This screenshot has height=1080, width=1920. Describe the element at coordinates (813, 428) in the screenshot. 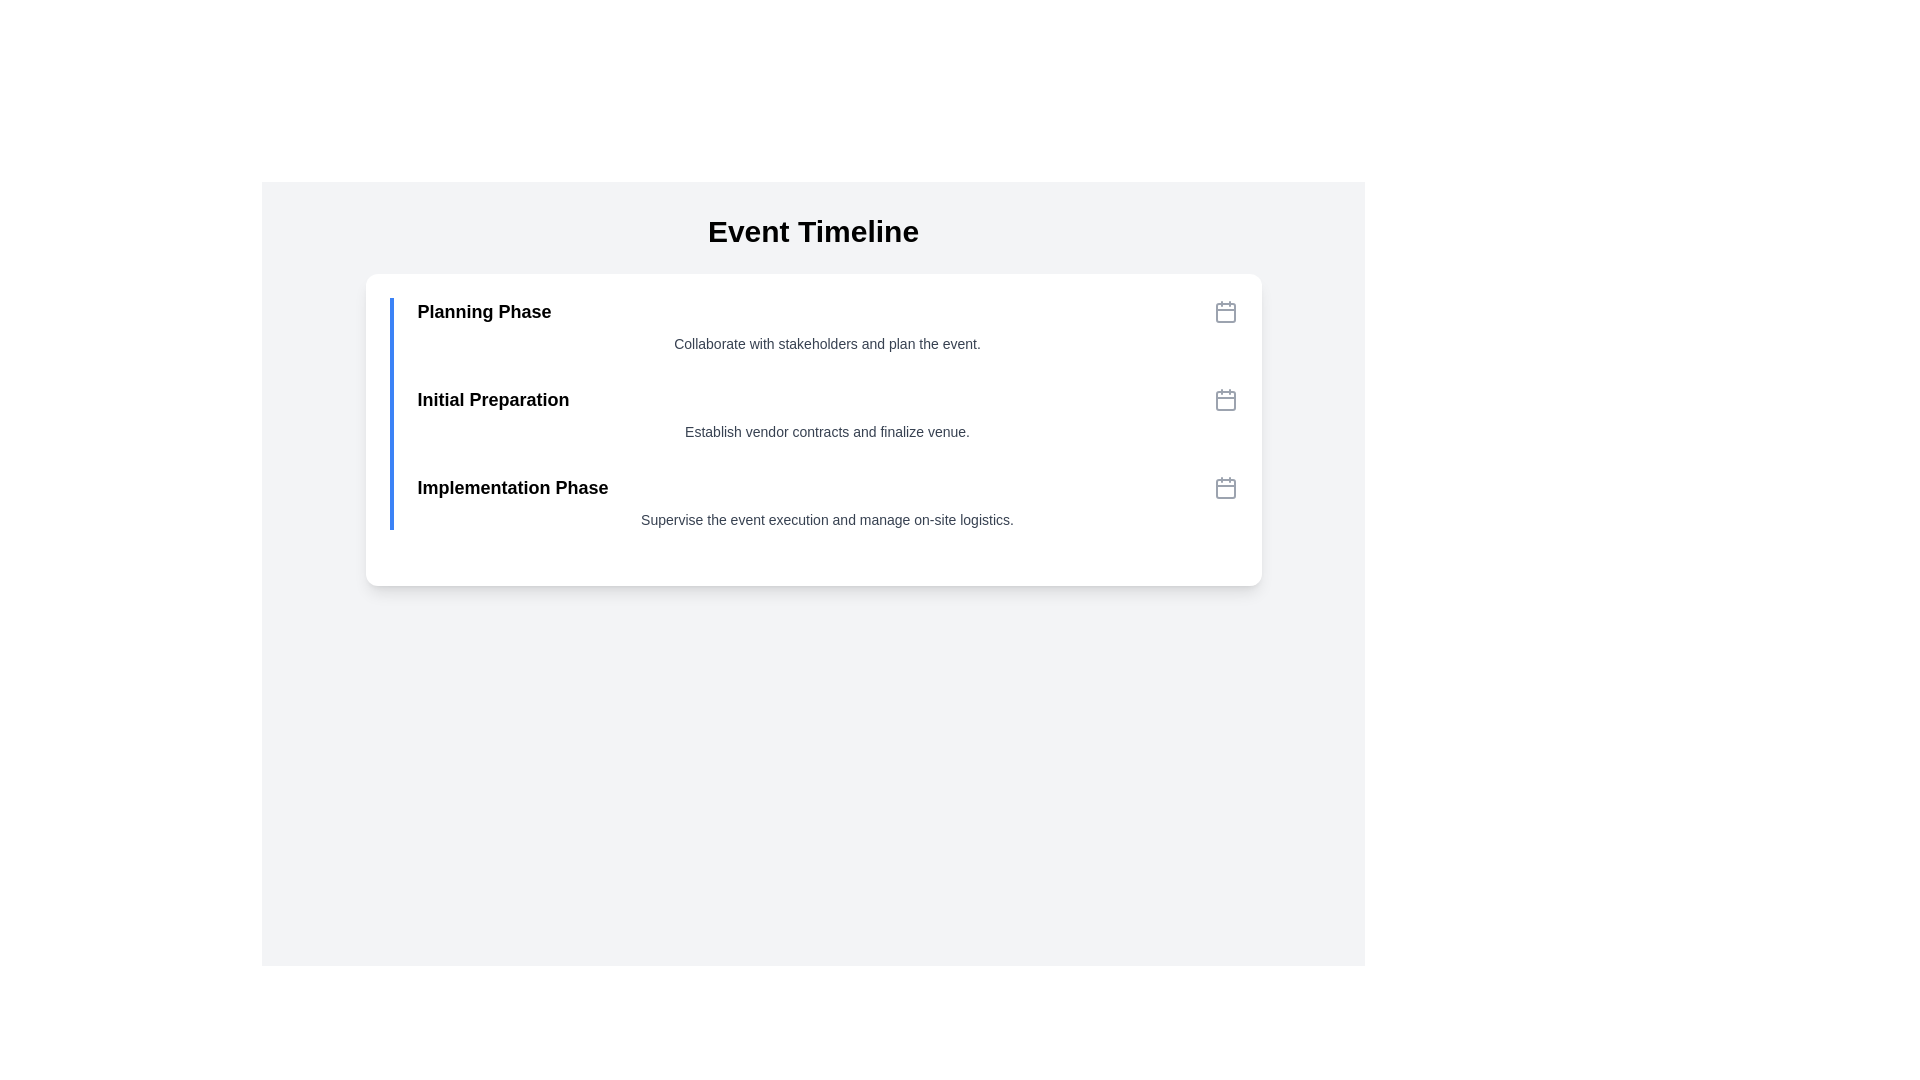

I see `the centrally located text block that informs the user about the steps or phases of an event timeline, positioned below the header text 'Event Timeline'` at that location.